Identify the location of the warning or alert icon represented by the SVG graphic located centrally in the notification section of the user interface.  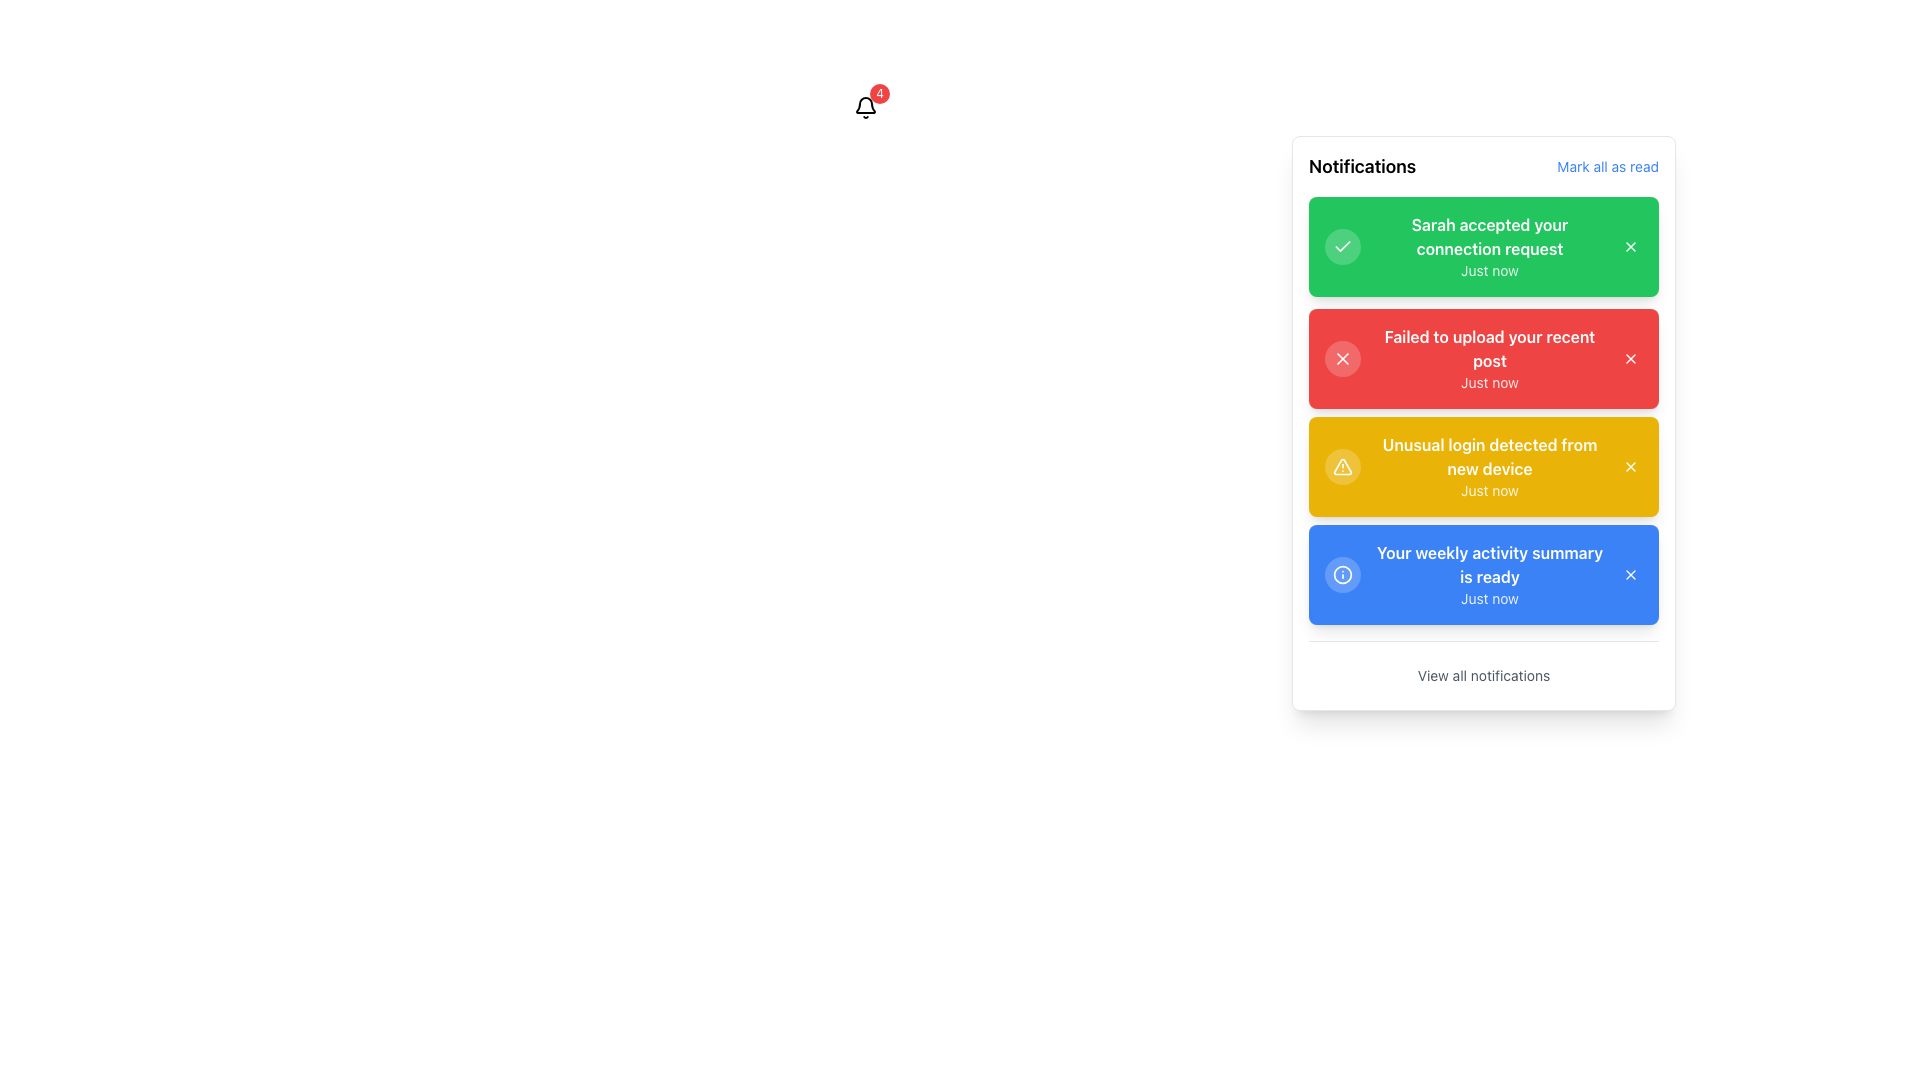
(1343, 466).